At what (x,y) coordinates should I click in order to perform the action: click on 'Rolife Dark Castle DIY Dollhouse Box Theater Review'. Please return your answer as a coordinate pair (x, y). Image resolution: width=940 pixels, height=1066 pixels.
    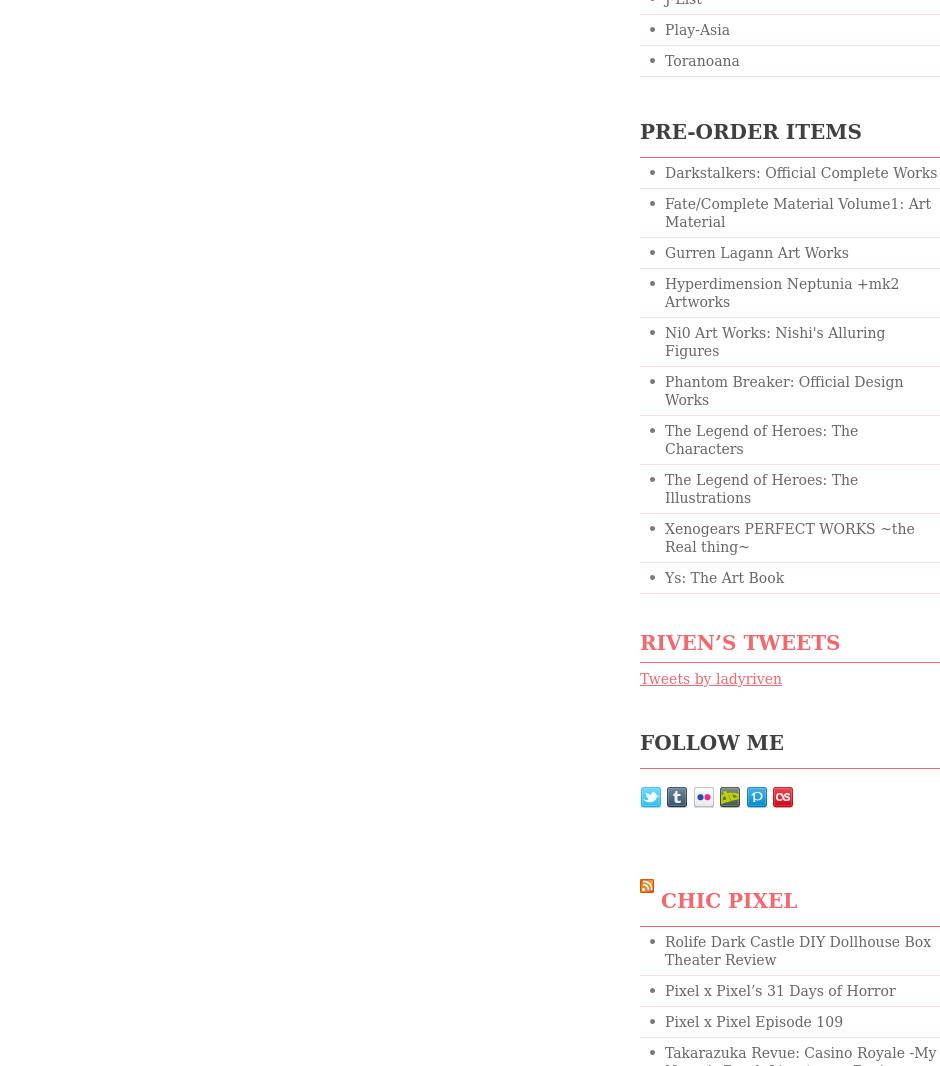
    Looking at the image, I should click on (797, 950).